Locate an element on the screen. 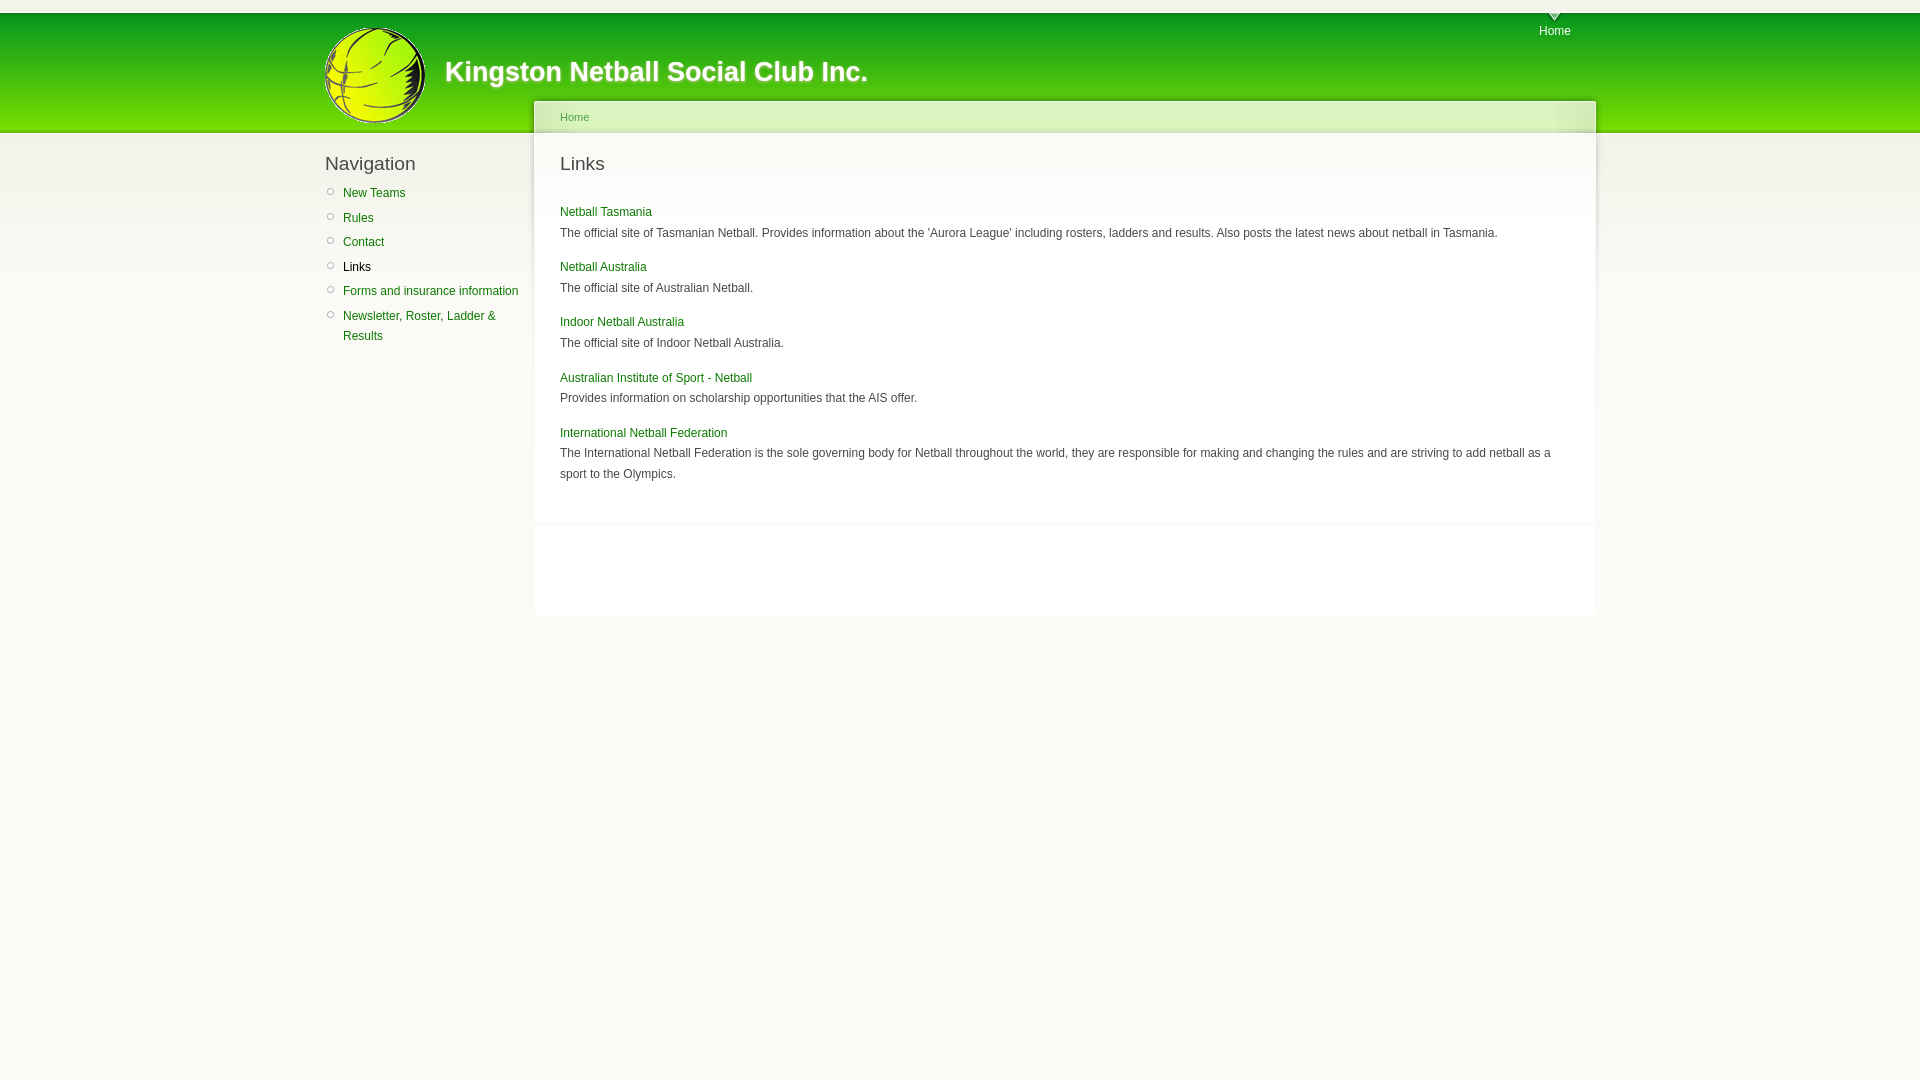  'Contact' is located at coordinates (430, 241).